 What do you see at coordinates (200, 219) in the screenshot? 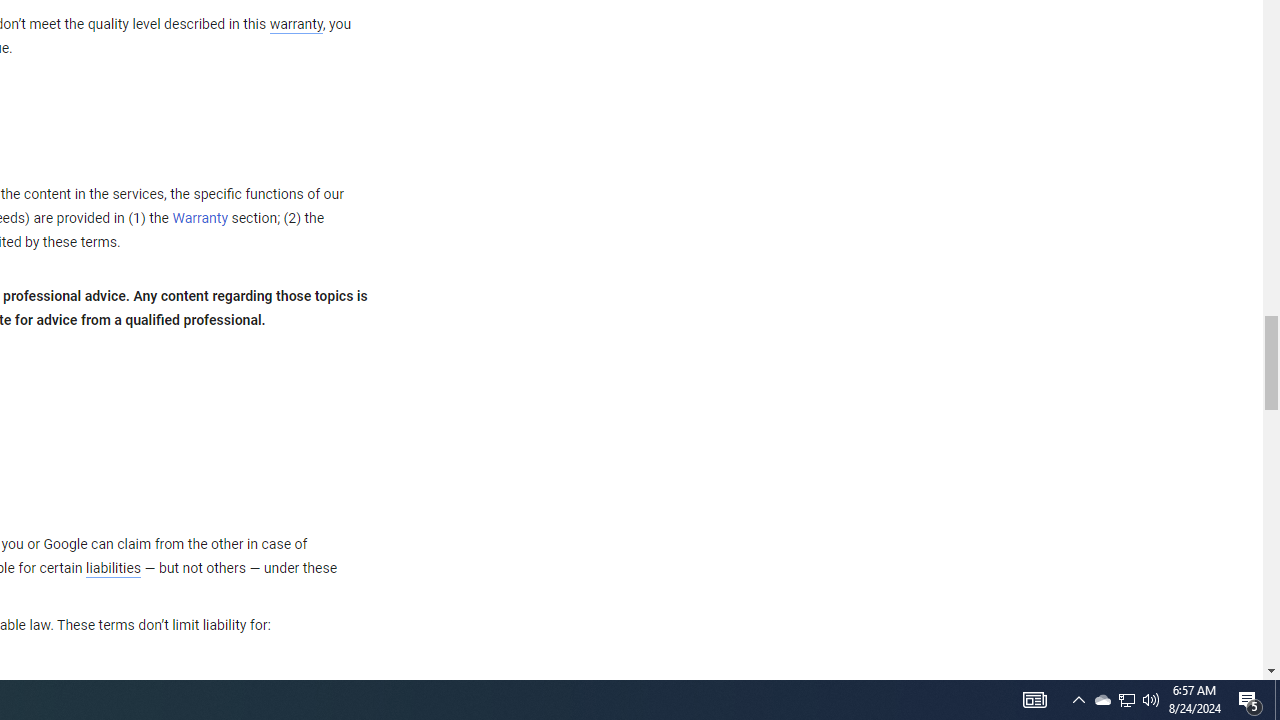
I see `'Warranty'` at bounding box center [200, 219].